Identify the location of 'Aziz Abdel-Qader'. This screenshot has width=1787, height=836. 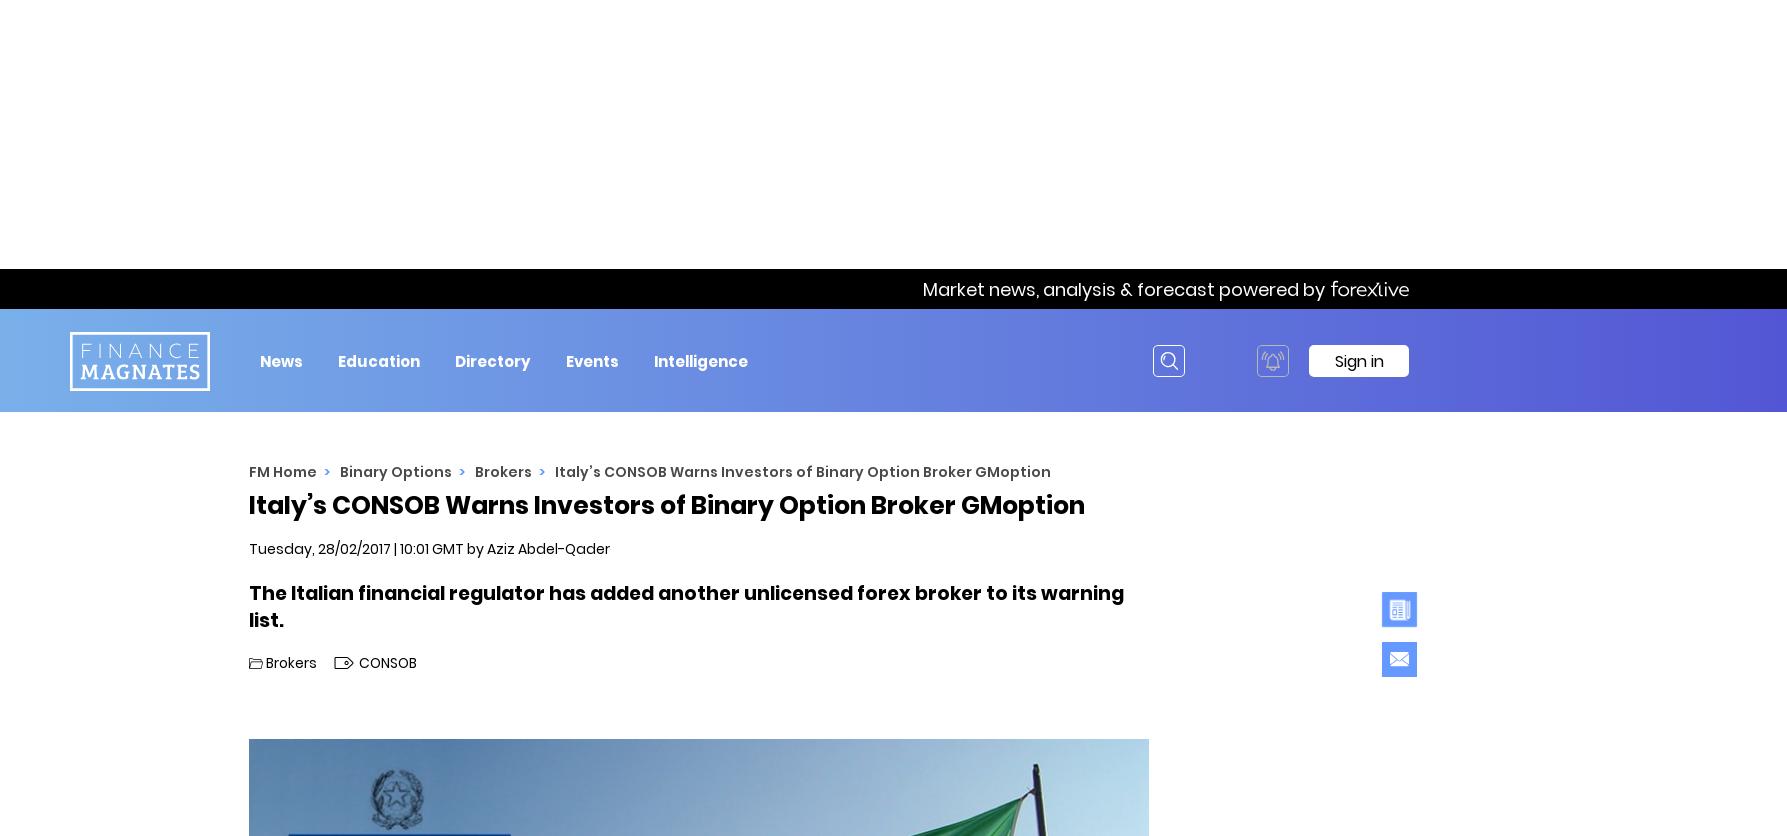
(546, 548).